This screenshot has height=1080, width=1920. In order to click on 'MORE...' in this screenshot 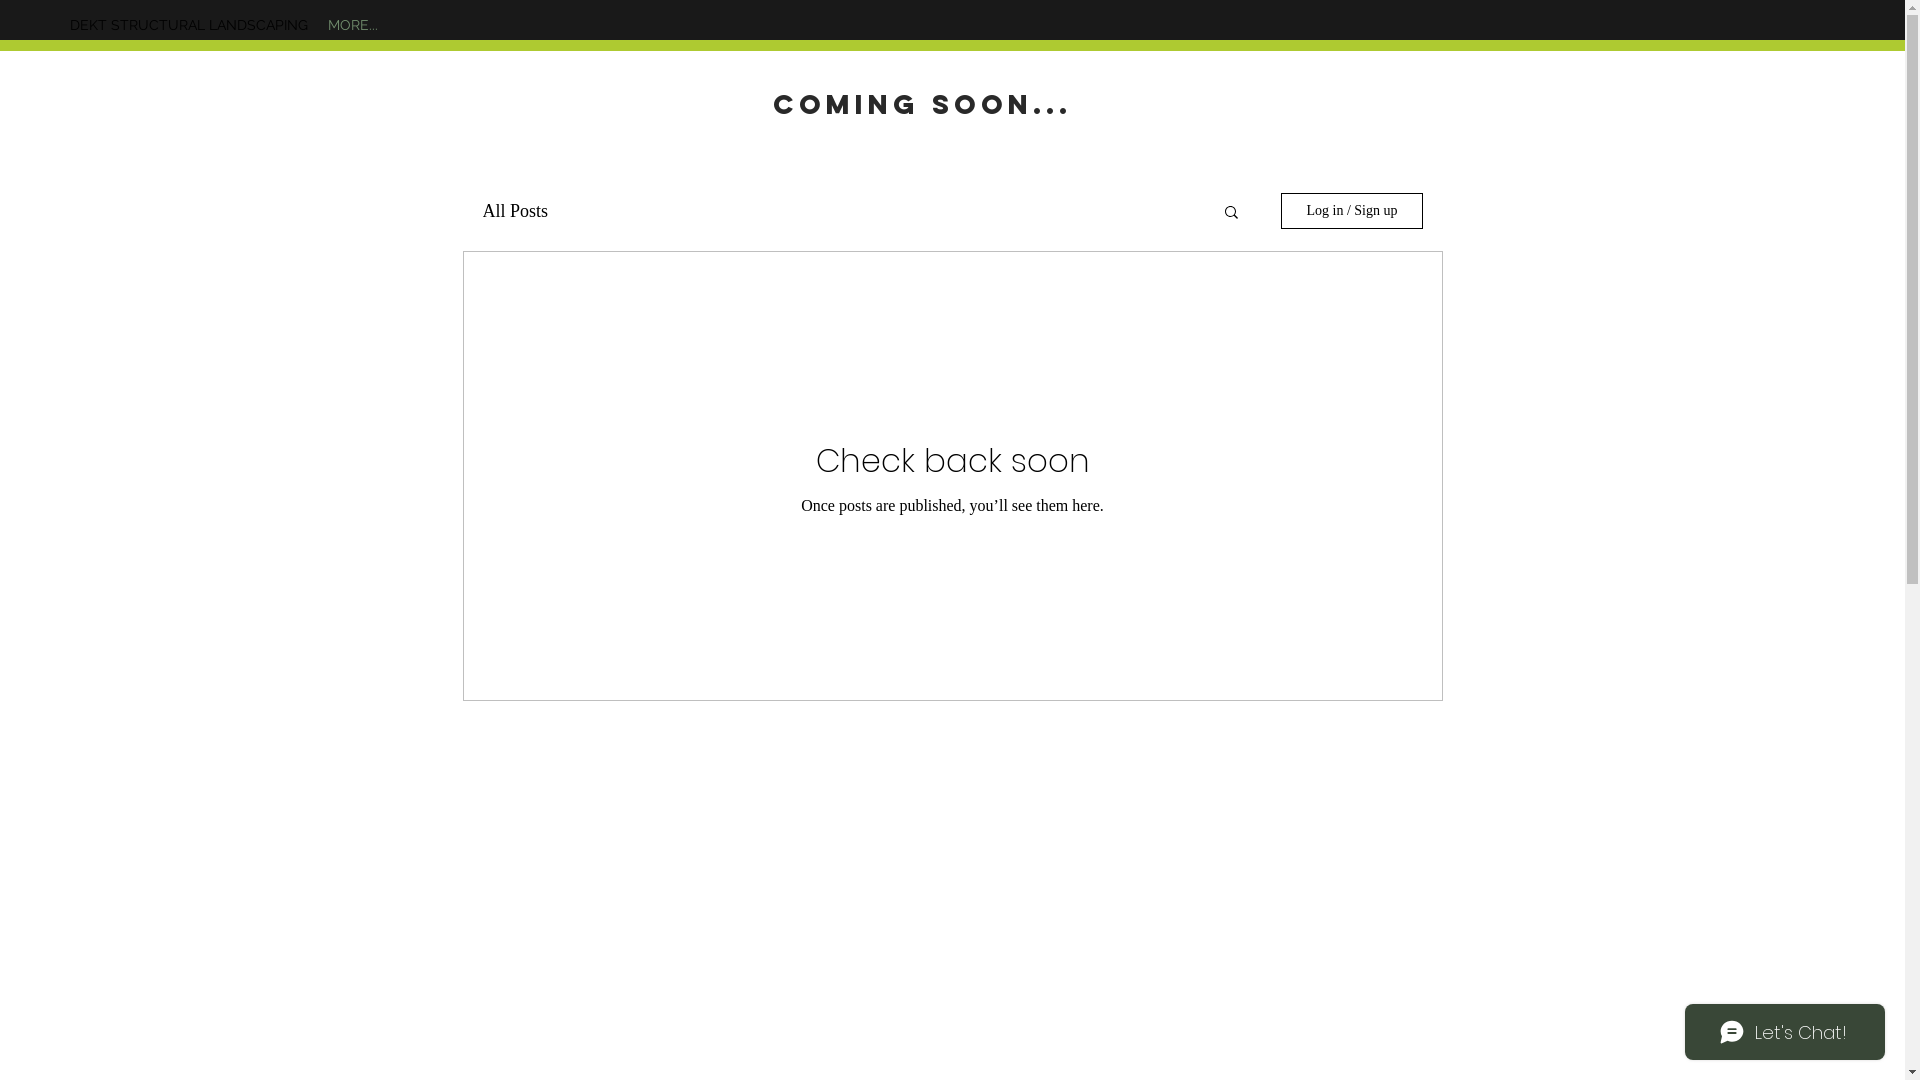, I will do `click(353, 24)`.